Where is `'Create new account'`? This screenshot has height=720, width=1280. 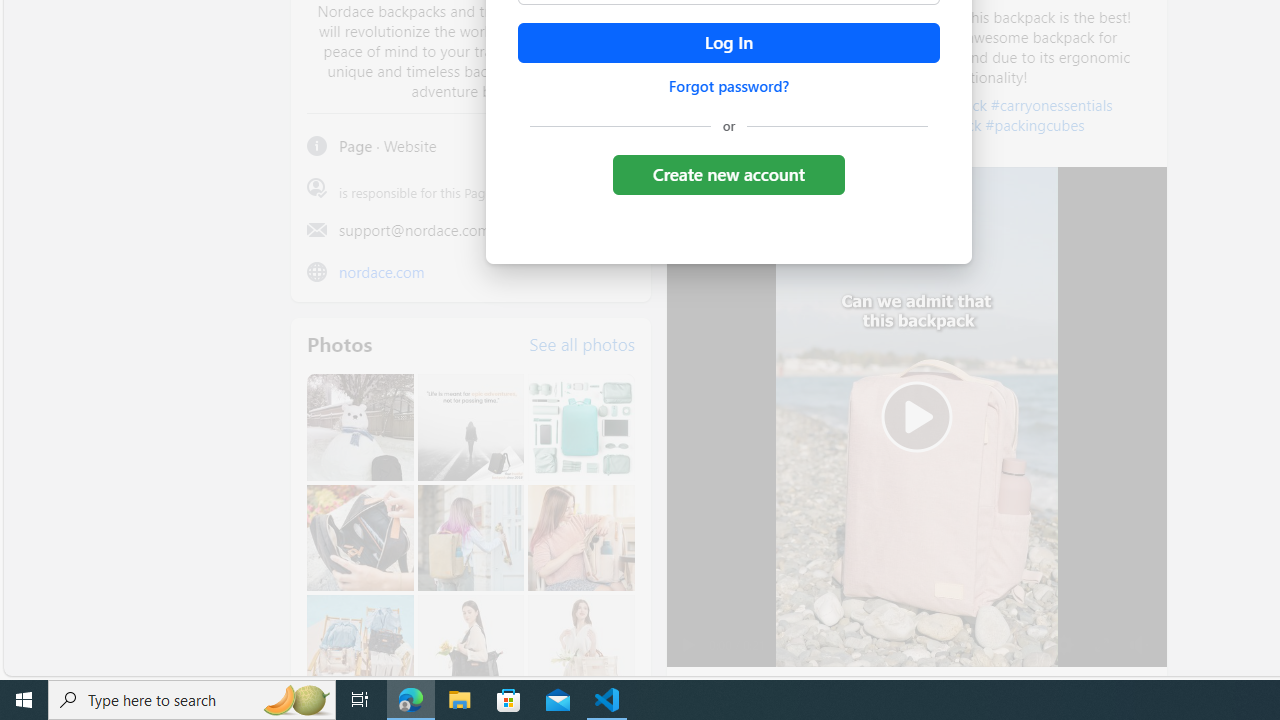 'Create new account' is located at coordinates (727, 173).